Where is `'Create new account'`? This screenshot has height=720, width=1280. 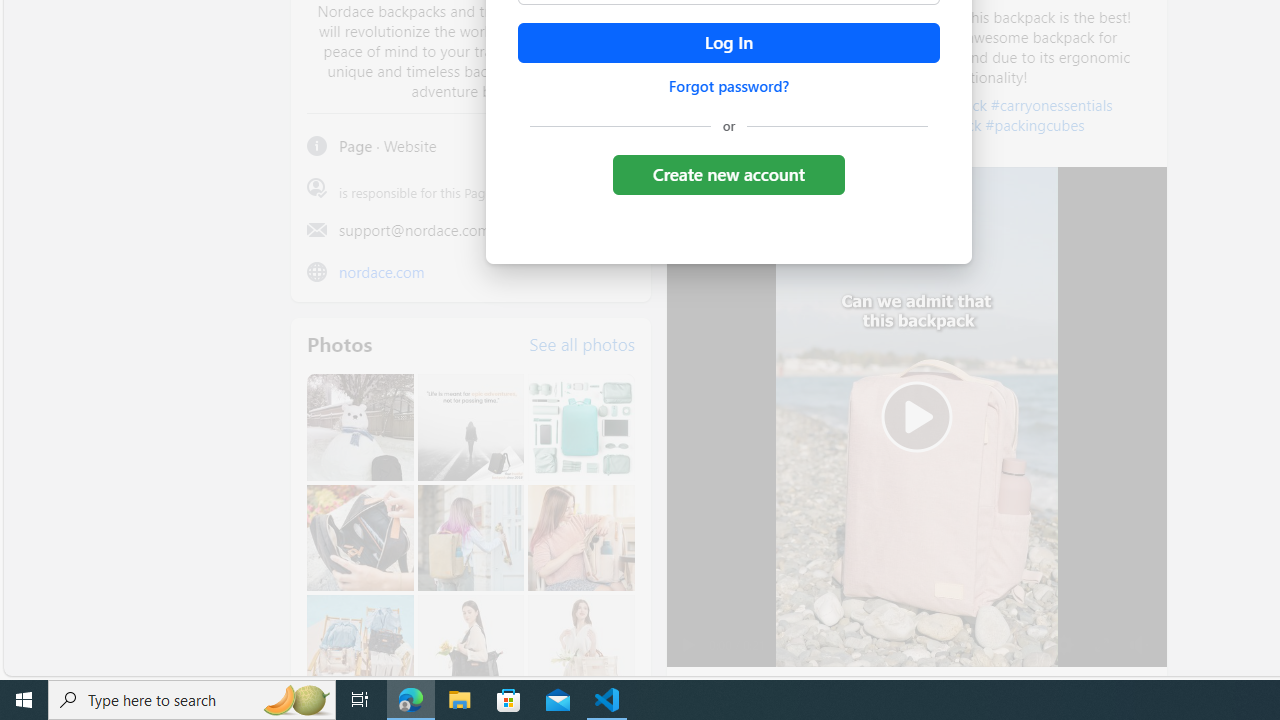 'Create new account' is located at coordinates (727, 173).